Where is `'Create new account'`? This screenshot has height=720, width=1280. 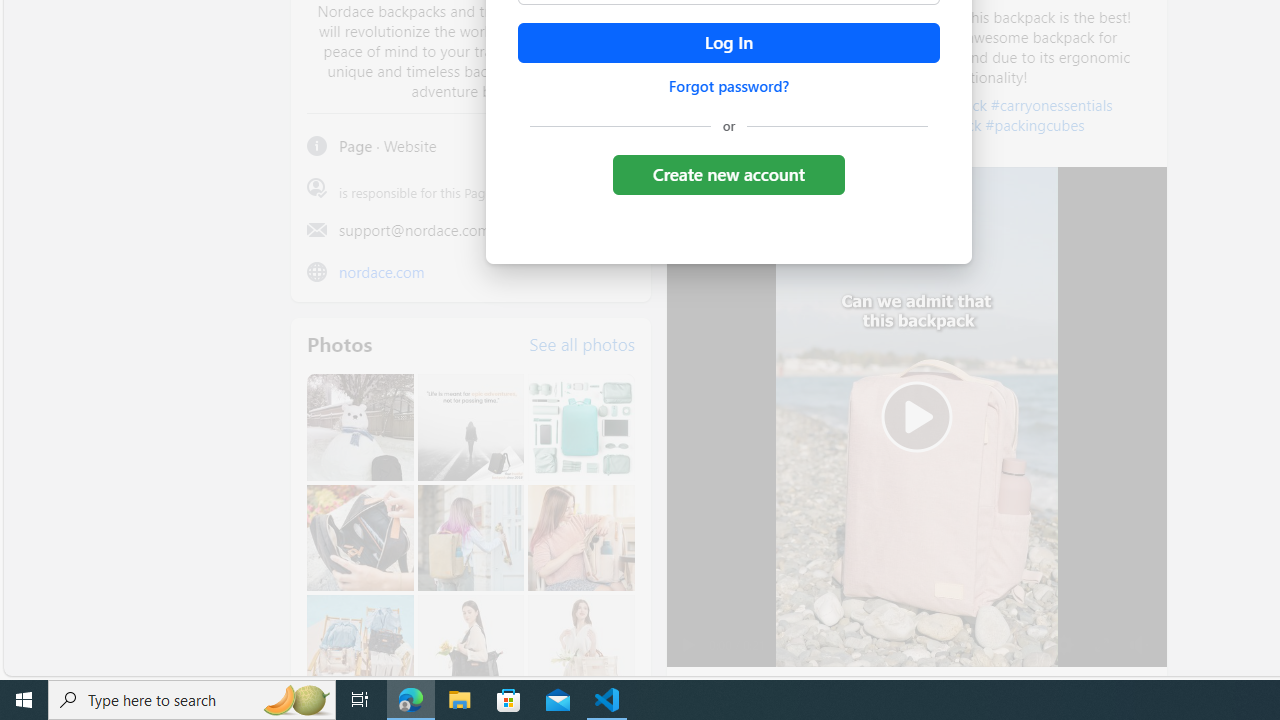 'Create new account' is located at coordinates (727, 173).